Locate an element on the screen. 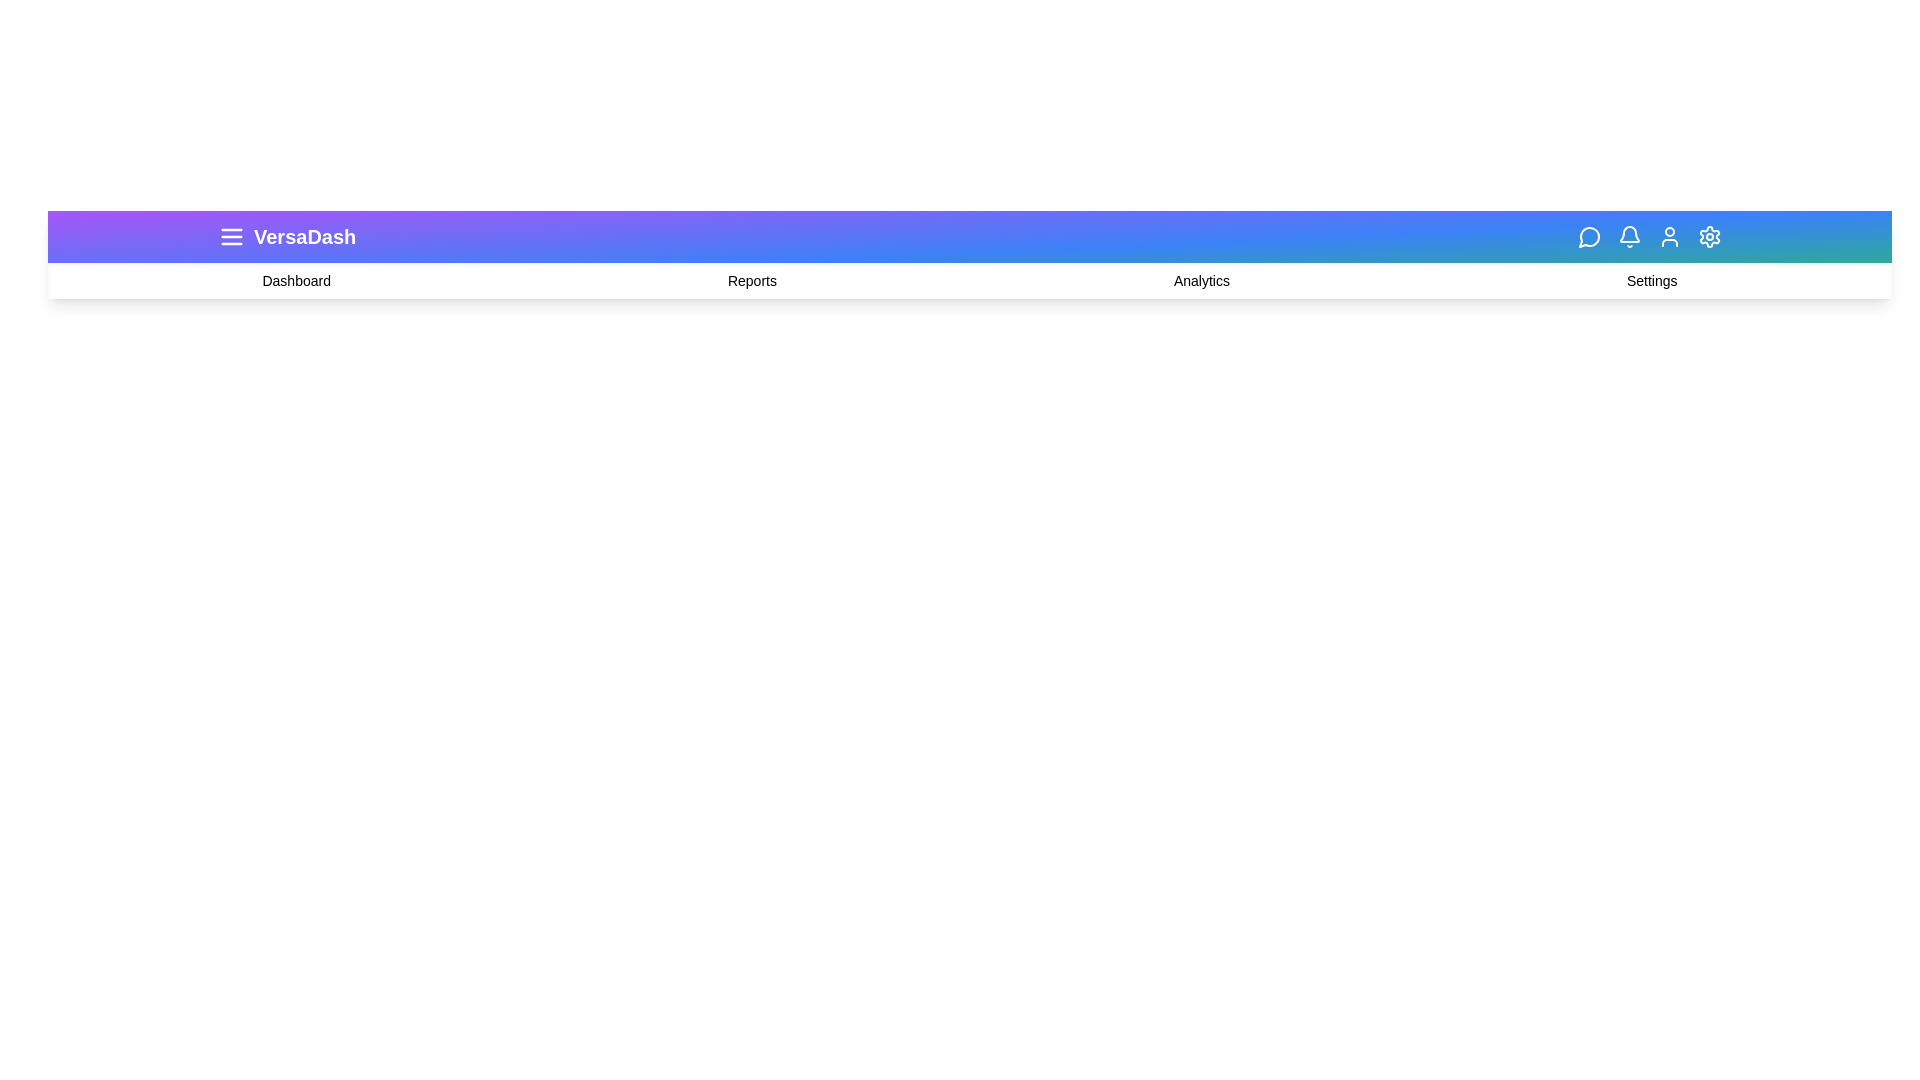 The image size is (1920, 1080). the 'MessageCircle' icon to interact with it is located at coordinates (1588, 235).